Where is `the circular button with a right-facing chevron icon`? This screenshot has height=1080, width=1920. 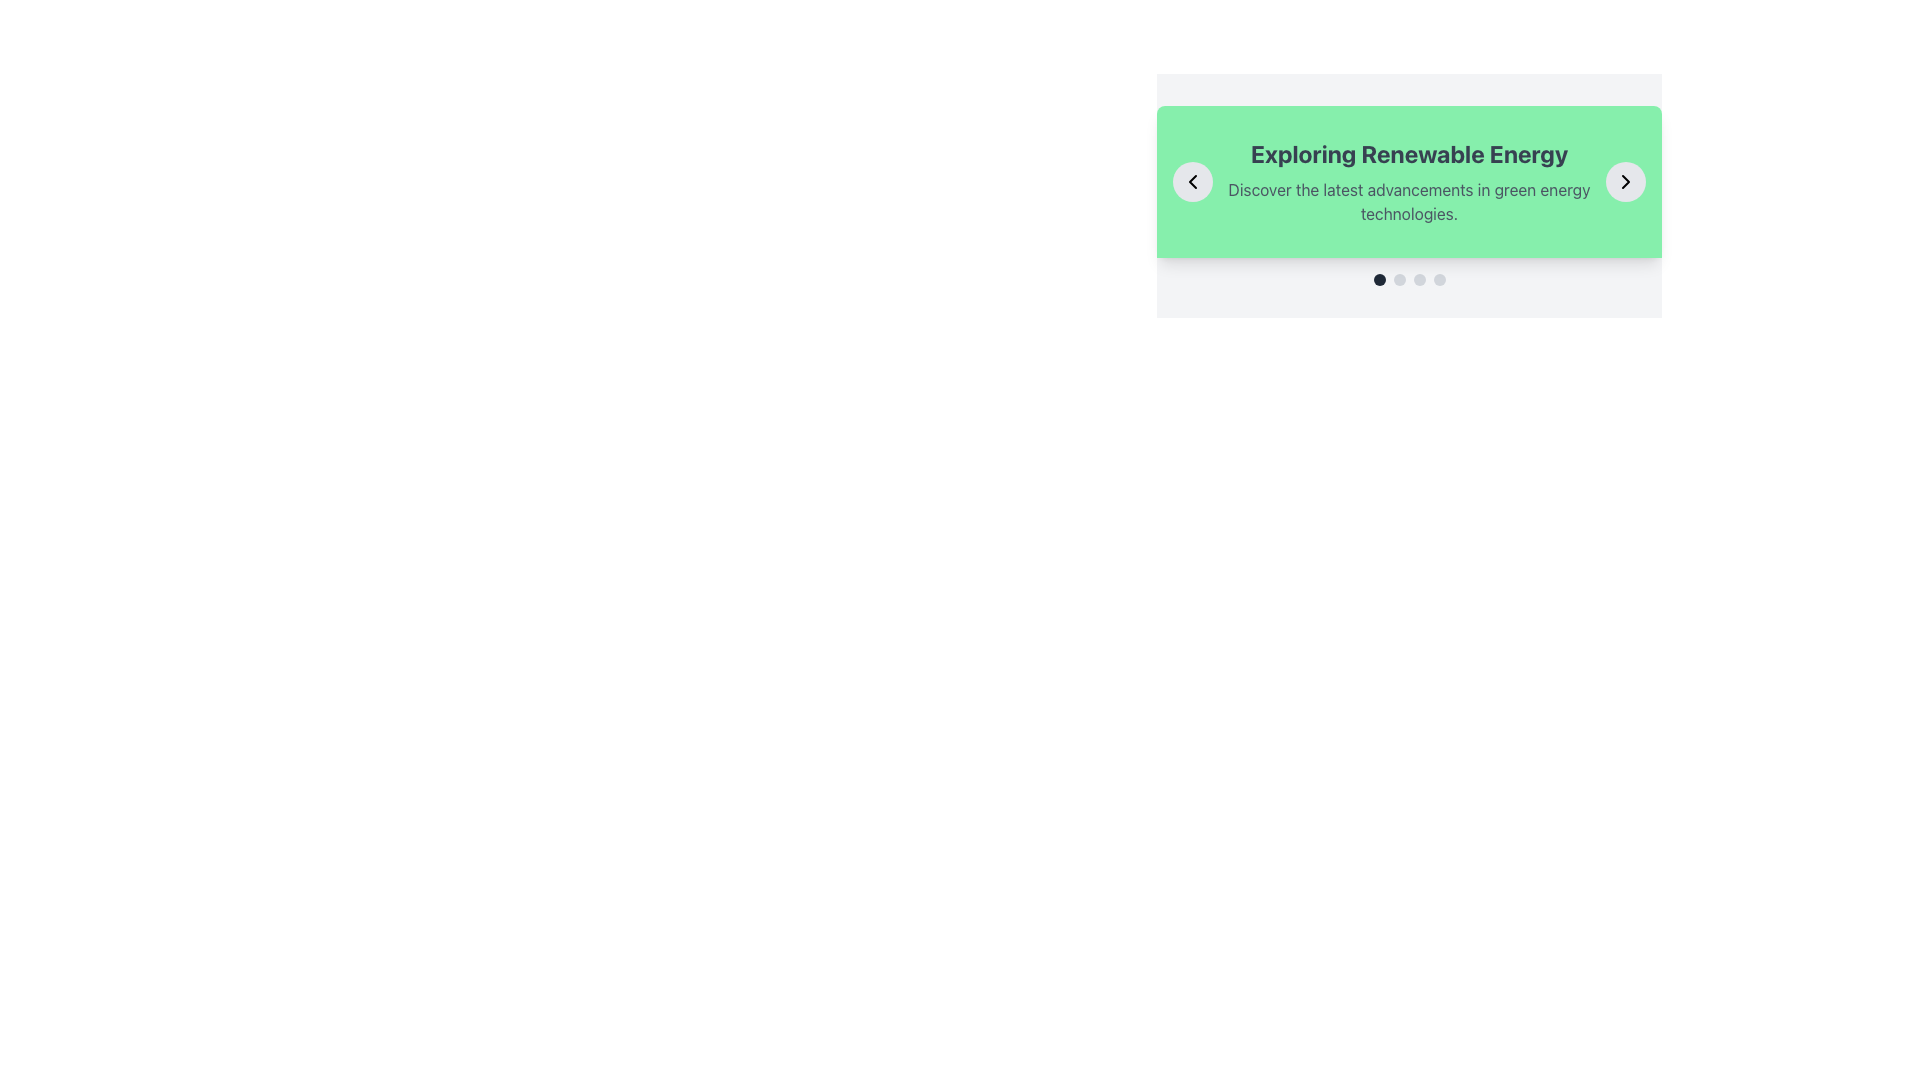
the circular button with a right-facing chevron icon is located at coordinates (1626, 181).